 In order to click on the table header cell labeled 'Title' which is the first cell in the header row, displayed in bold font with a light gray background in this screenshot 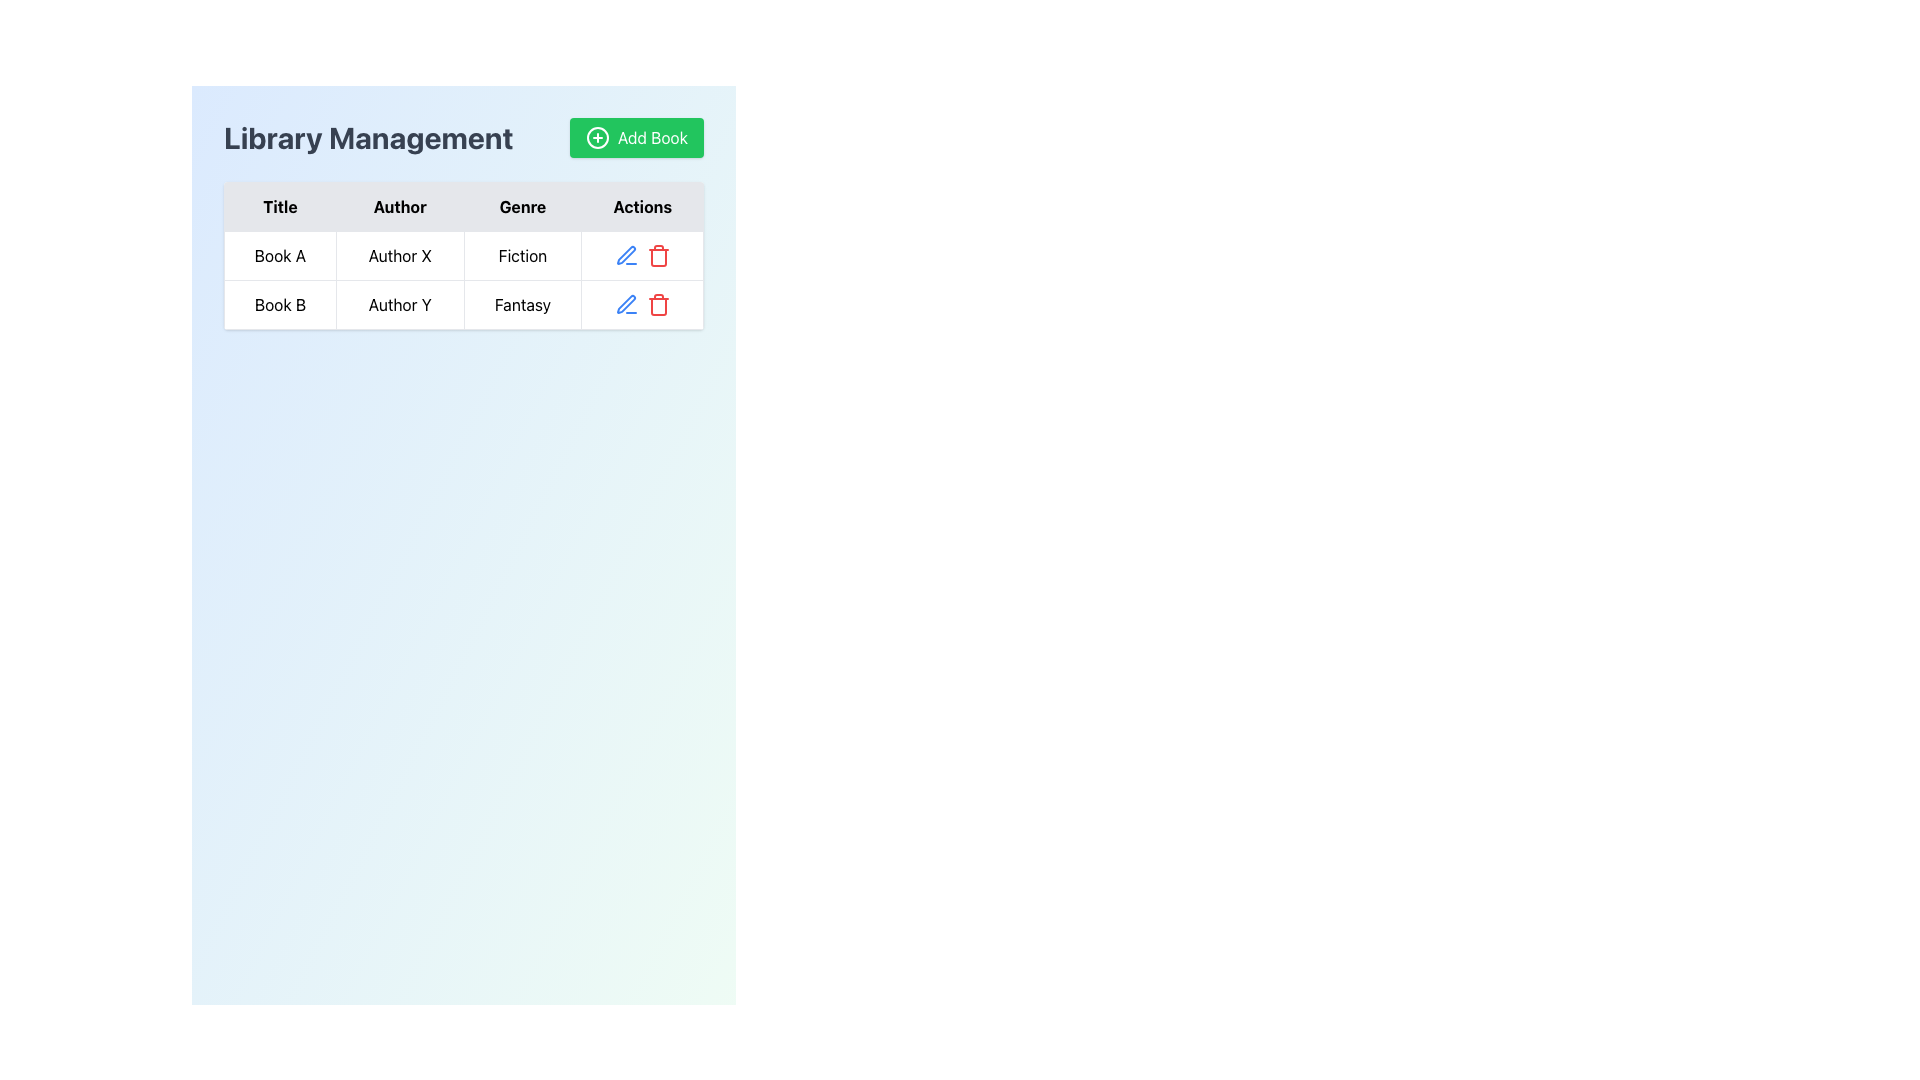, I will do `click(279, 207)`.